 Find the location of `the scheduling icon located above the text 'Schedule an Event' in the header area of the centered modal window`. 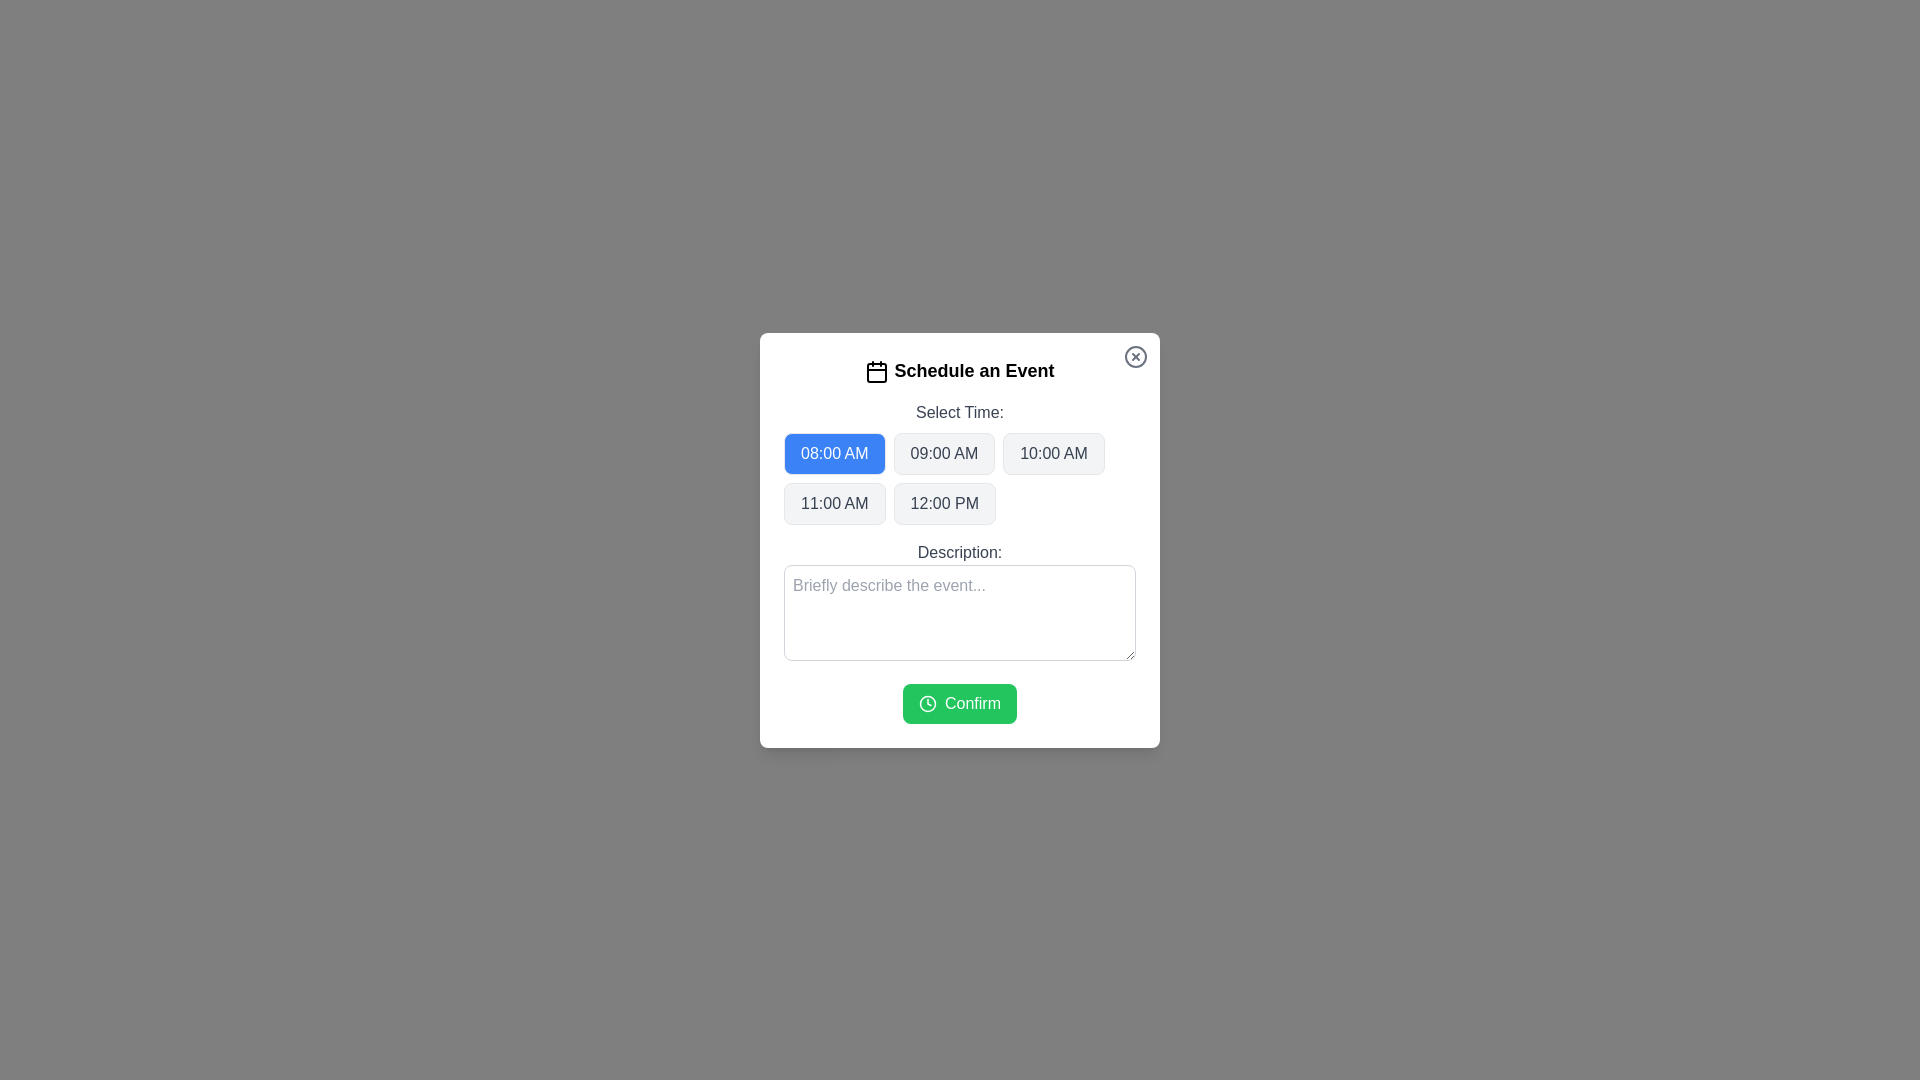

the scheduling icon located above the text 'Schedule an Event' in the header area of the centered modal window is located at coordinates (877, 371).